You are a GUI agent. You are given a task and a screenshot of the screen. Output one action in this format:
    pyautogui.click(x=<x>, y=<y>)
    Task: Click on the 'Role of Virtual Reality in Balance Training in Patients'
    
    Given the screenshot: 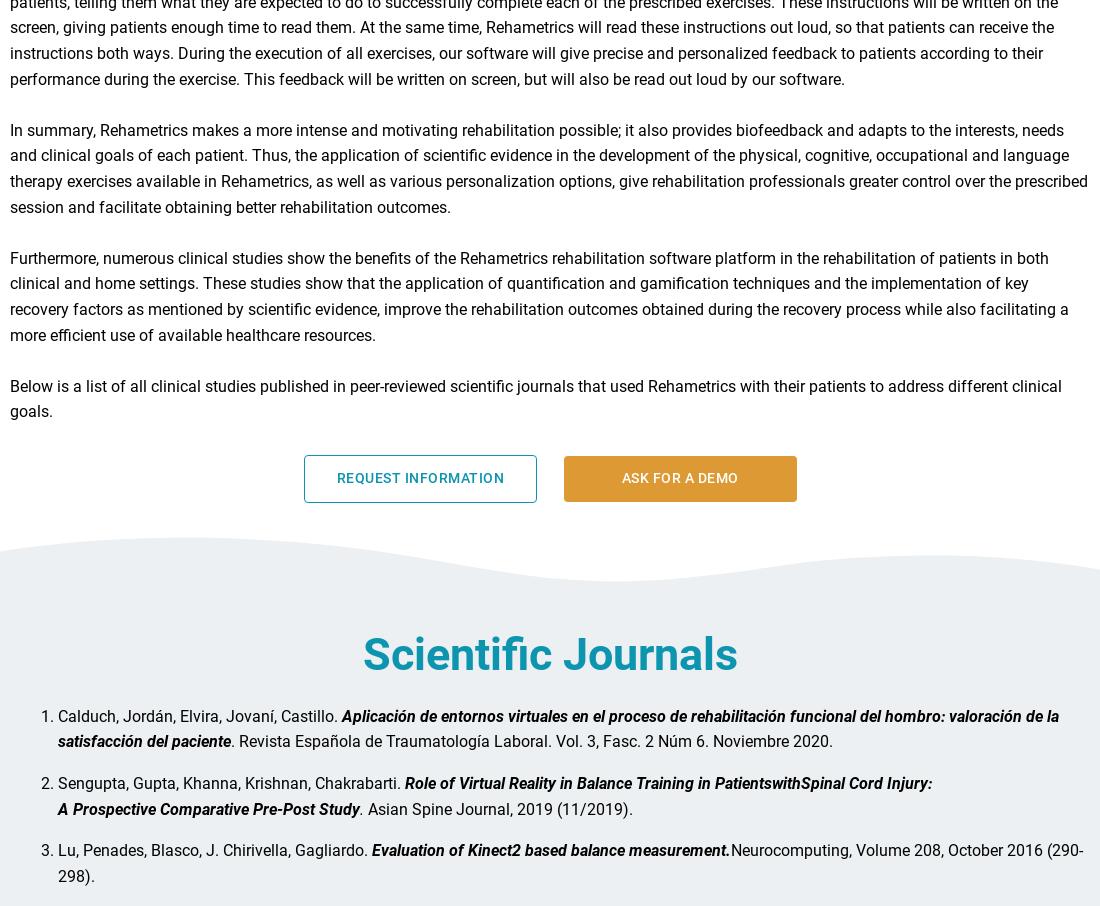 What is the action you would take?
    pyautogui.click(x=587, y=791)
    